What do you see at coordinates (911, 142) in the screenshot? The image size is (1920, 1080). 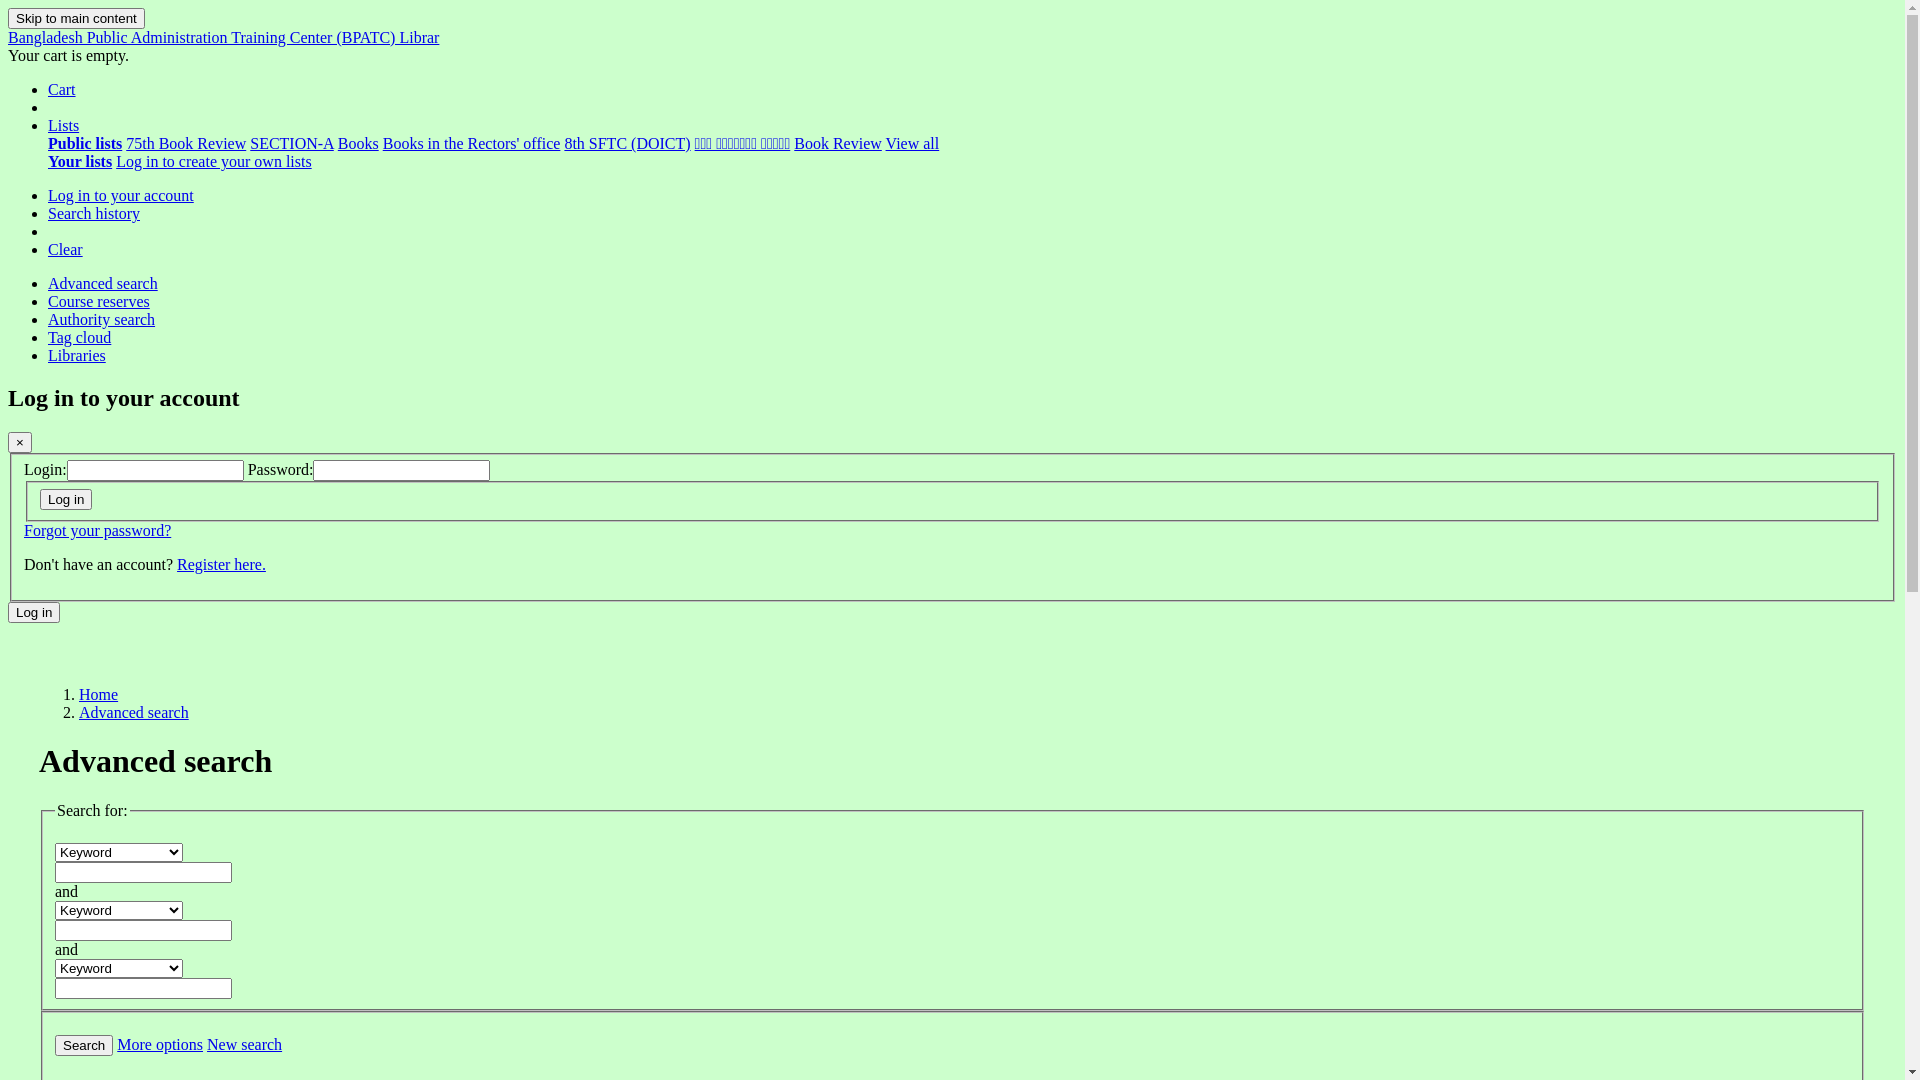 I see `'View all'` at bounding box center [911, 142].